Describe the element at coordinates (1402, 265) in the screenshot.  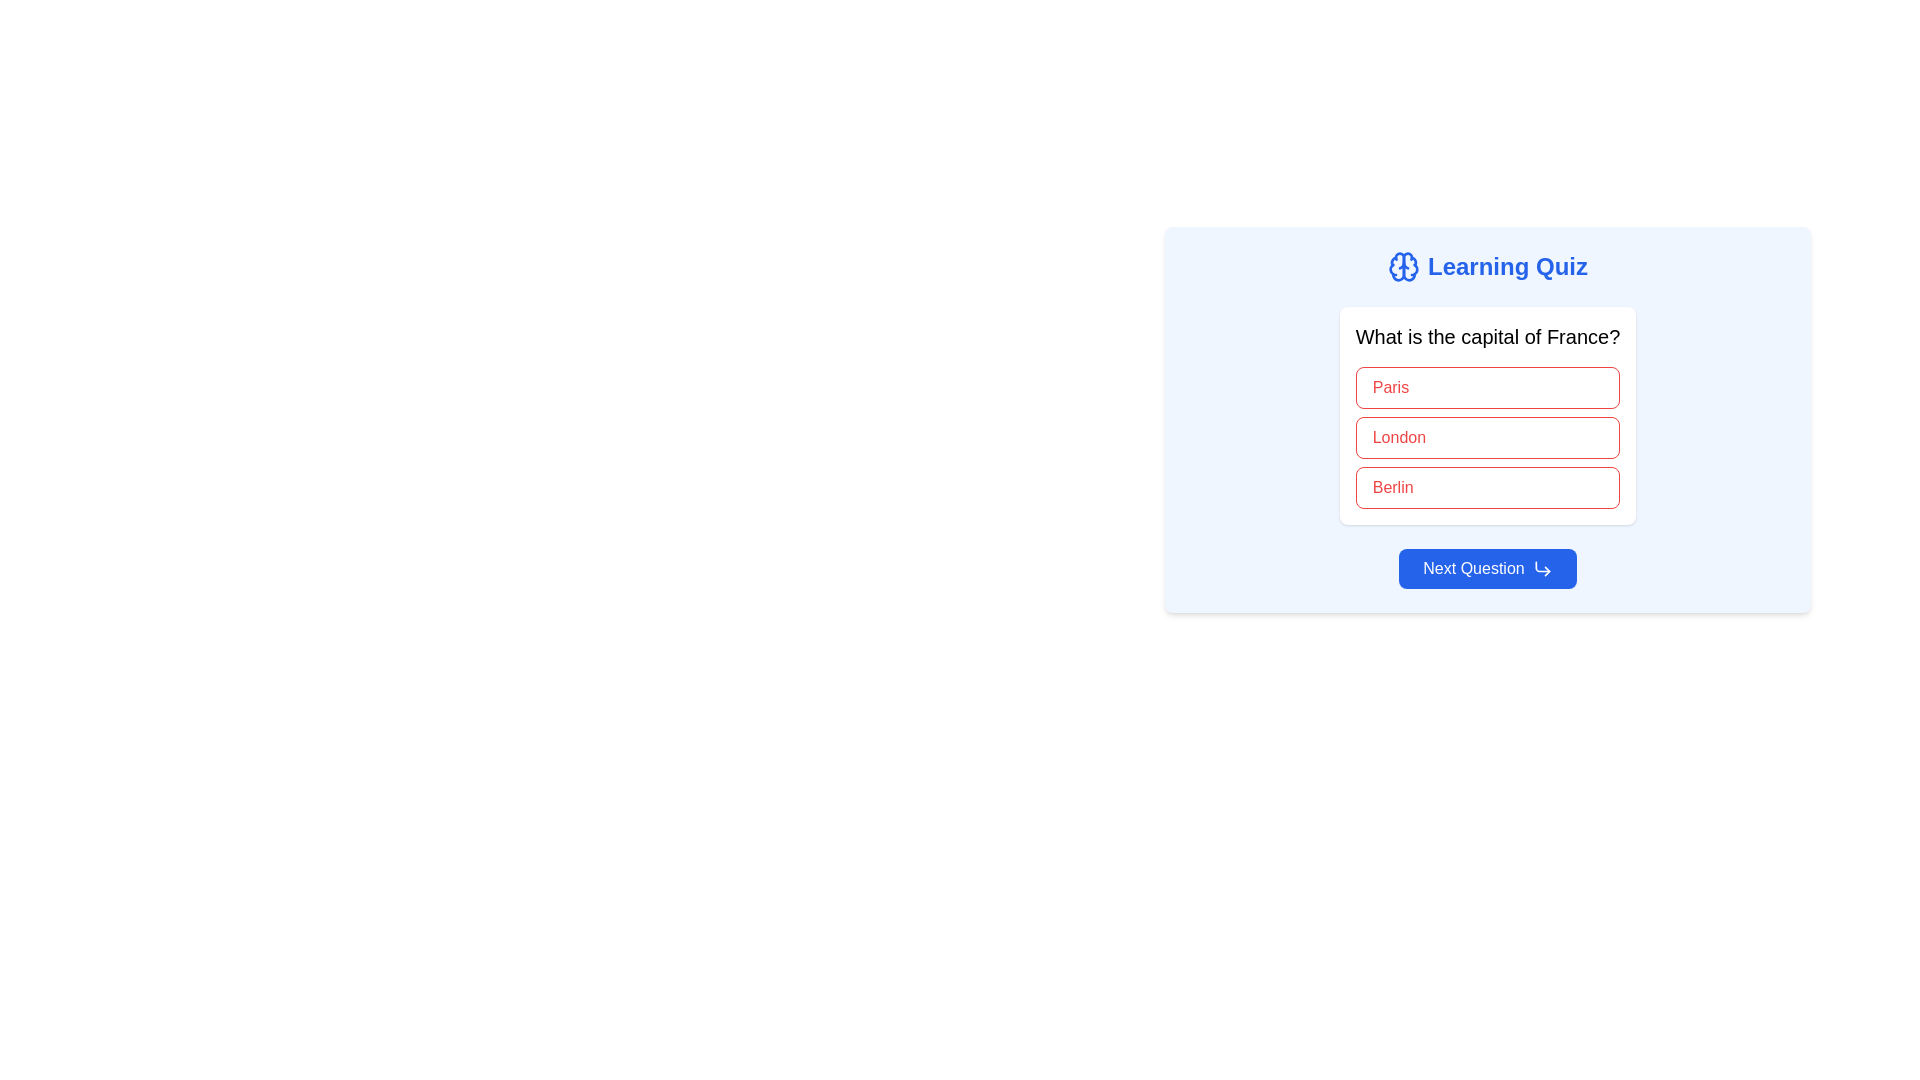
I see `the SVG Icon representing brain-related or intellectual activity, located at the beginning of the header 'Learning Quiz'` at that location.